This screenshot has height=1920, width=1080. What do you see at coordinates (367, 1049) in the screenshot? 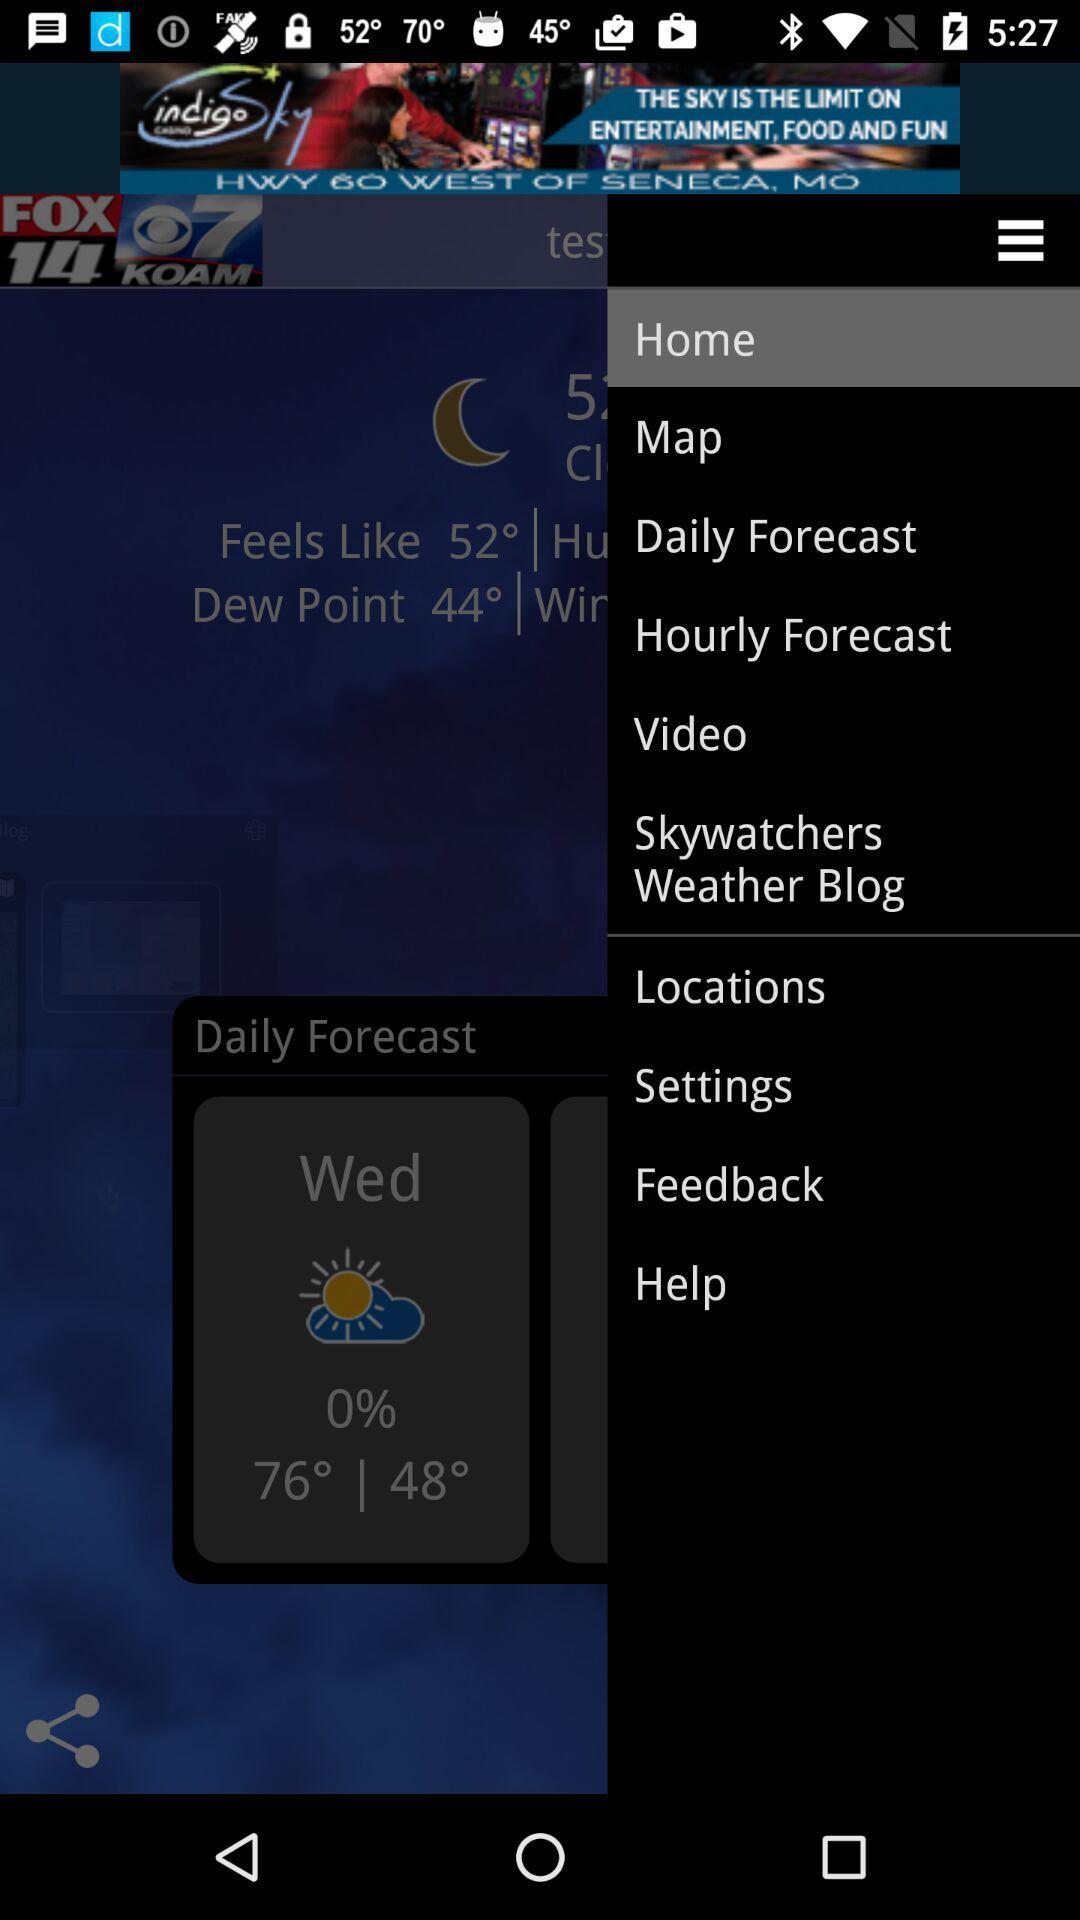
I see `the daily forecaste which is below the wed` at bounding box center [367, 1049].